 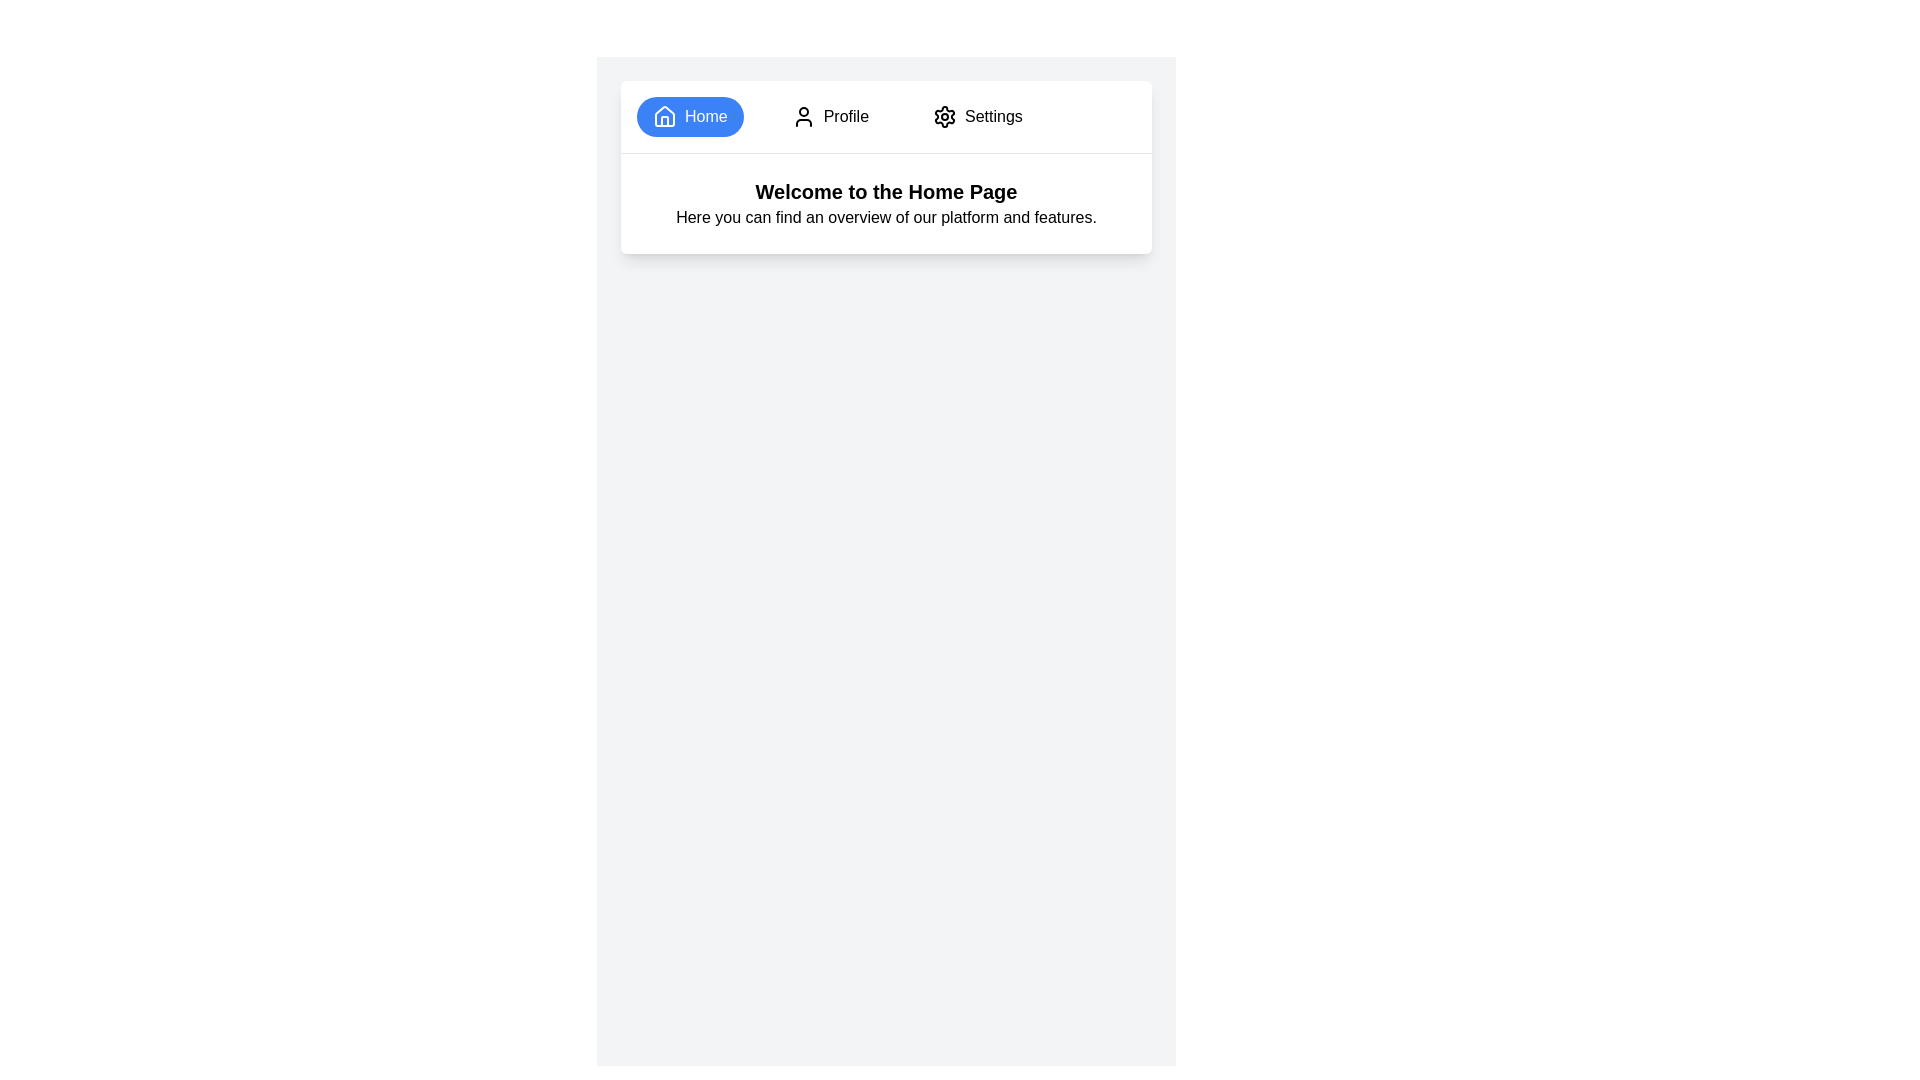 I want to click on the 'Home' text label in the navigation bar, so click(x=706, y=116).